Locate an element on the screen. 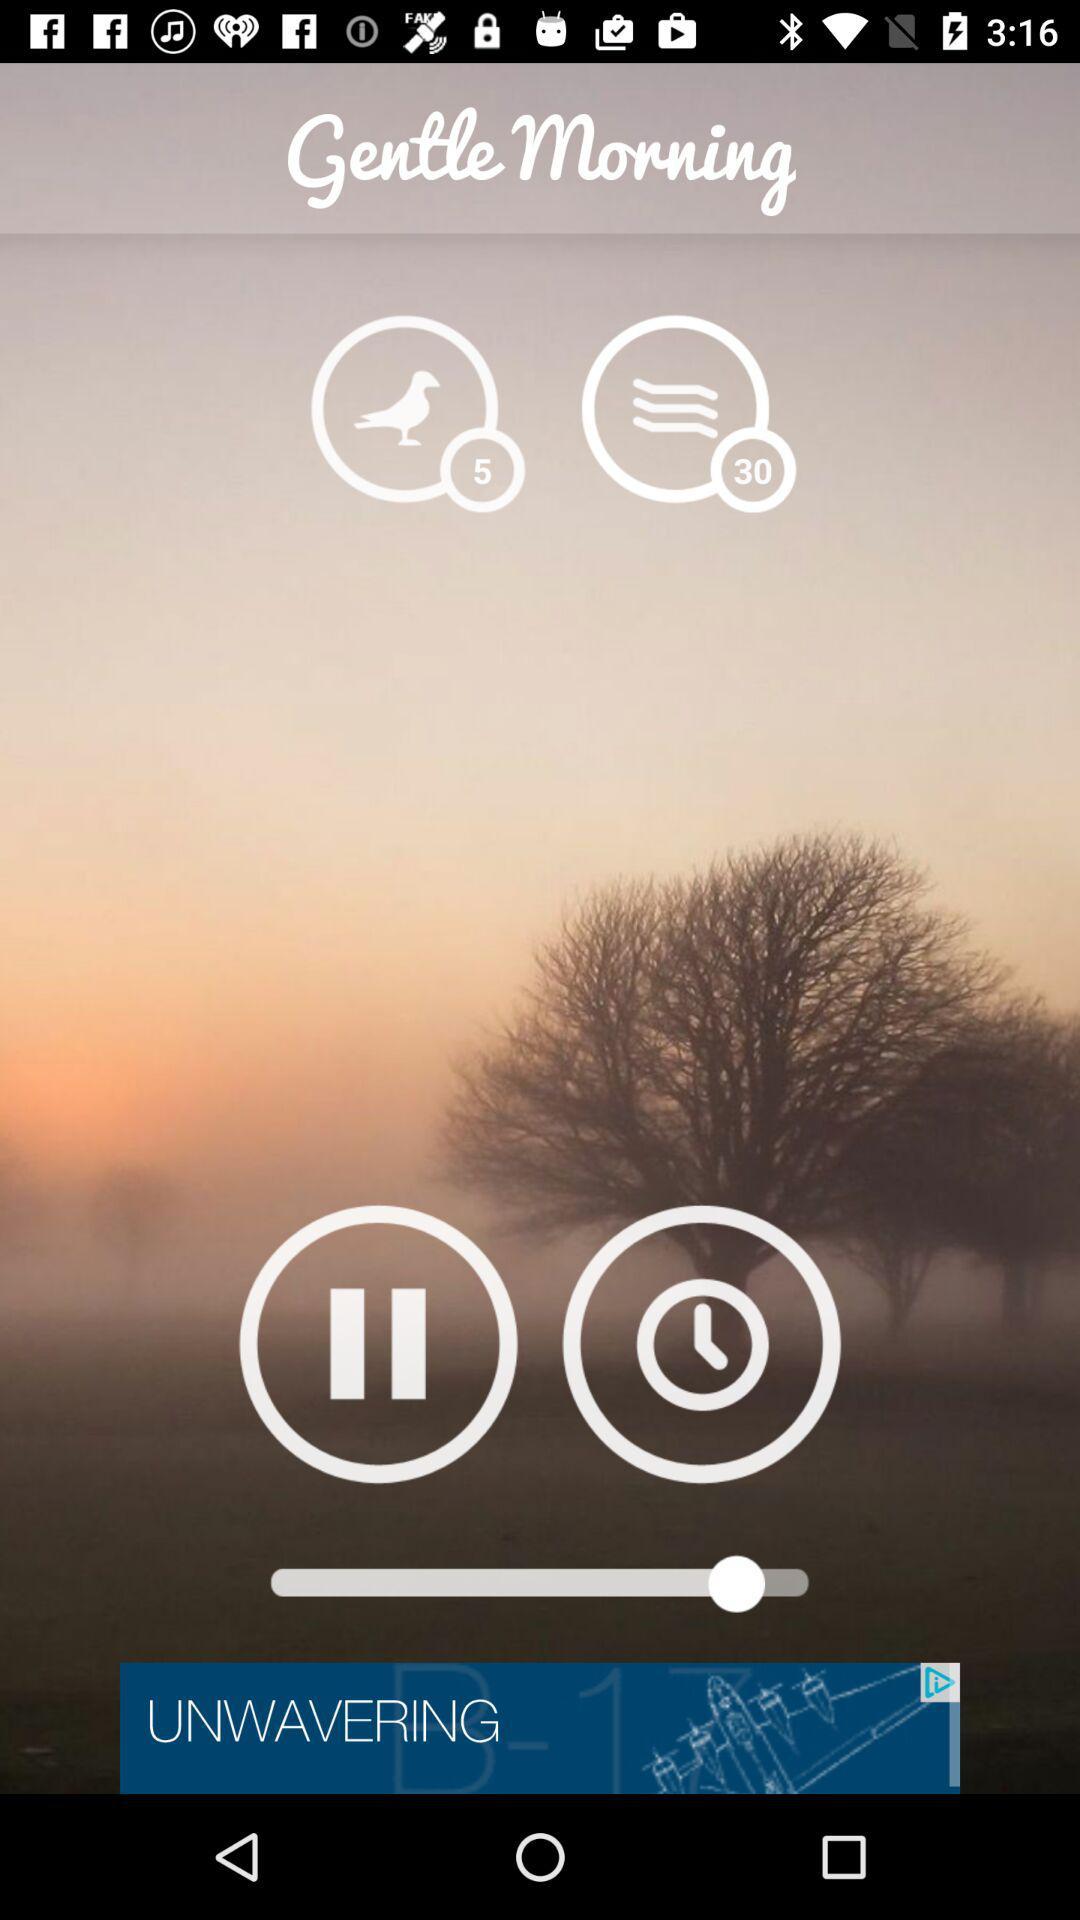 This screenshot has width=1080, height=1920. pause button is located at coordinates (378, 1343).